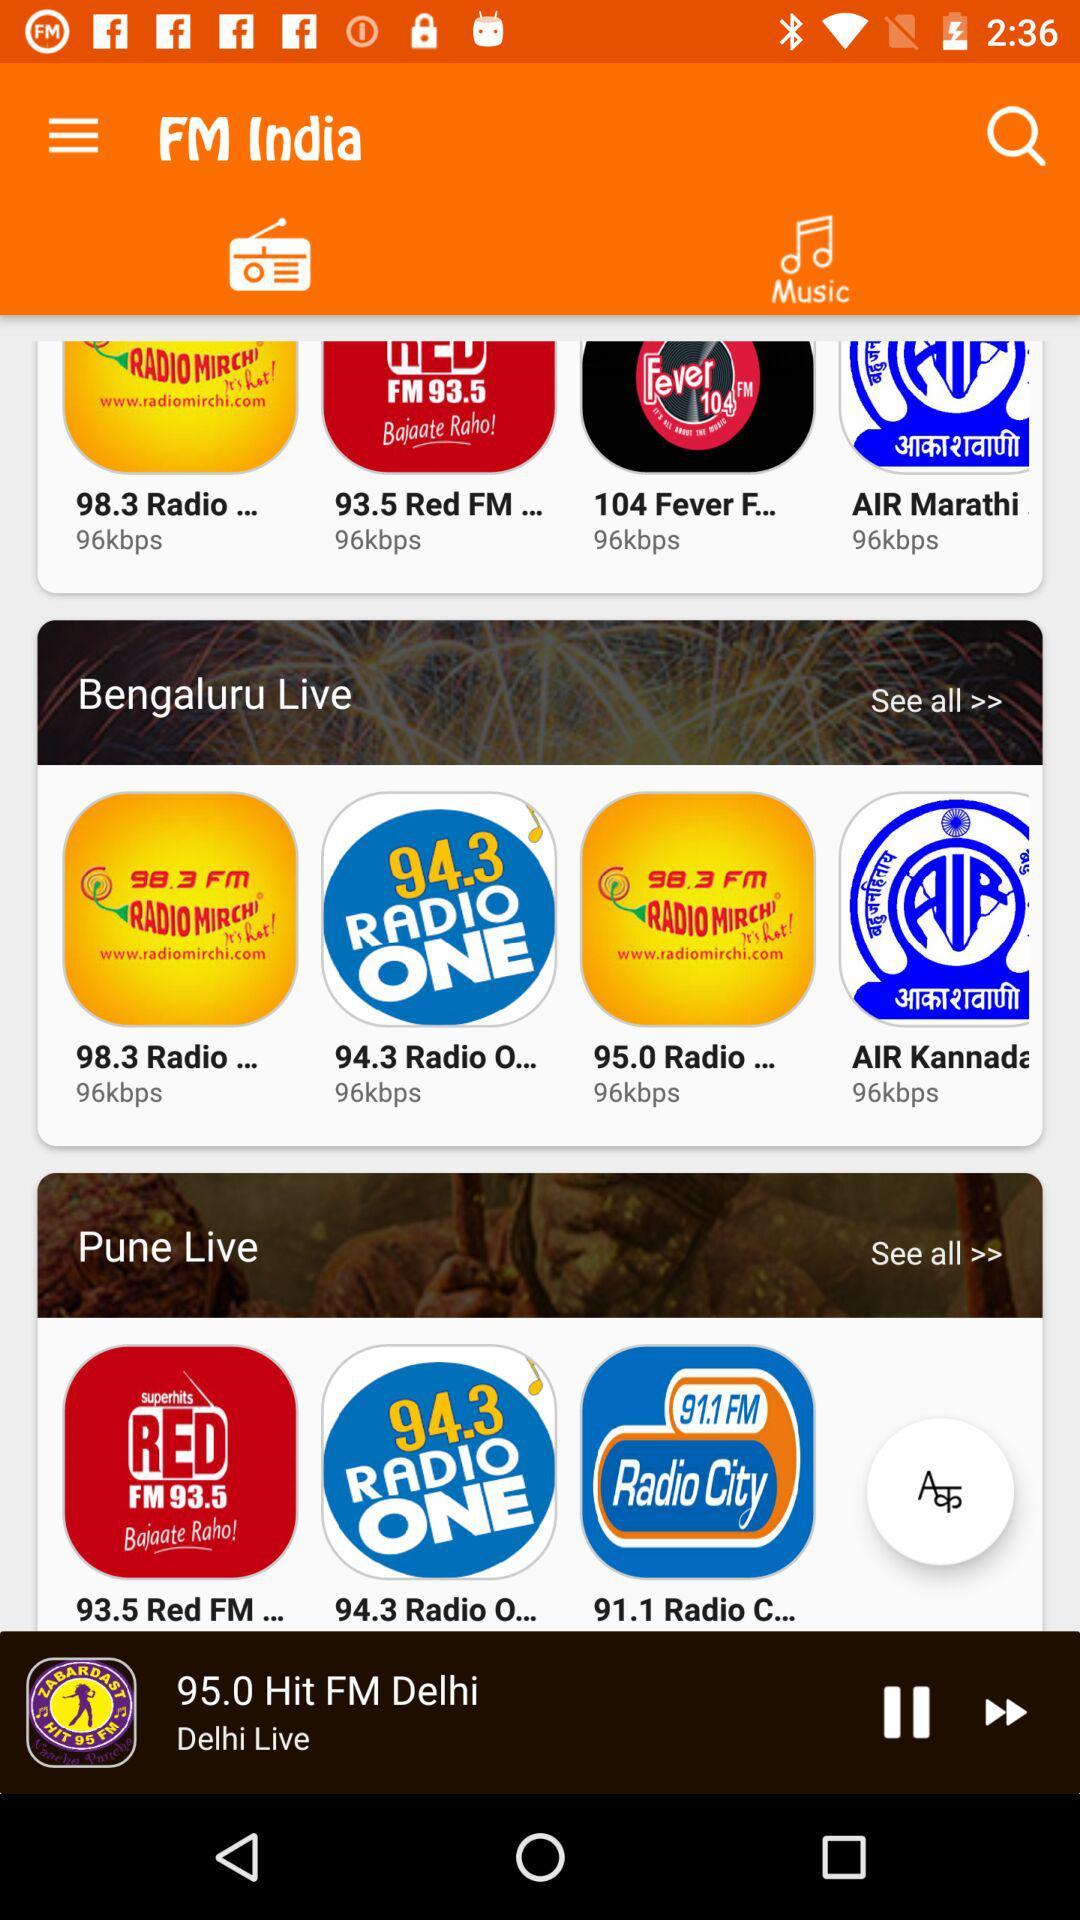 The width and height of the screenshot is (1080, 1920). I want to click on pause audio, so click(906, 1711).